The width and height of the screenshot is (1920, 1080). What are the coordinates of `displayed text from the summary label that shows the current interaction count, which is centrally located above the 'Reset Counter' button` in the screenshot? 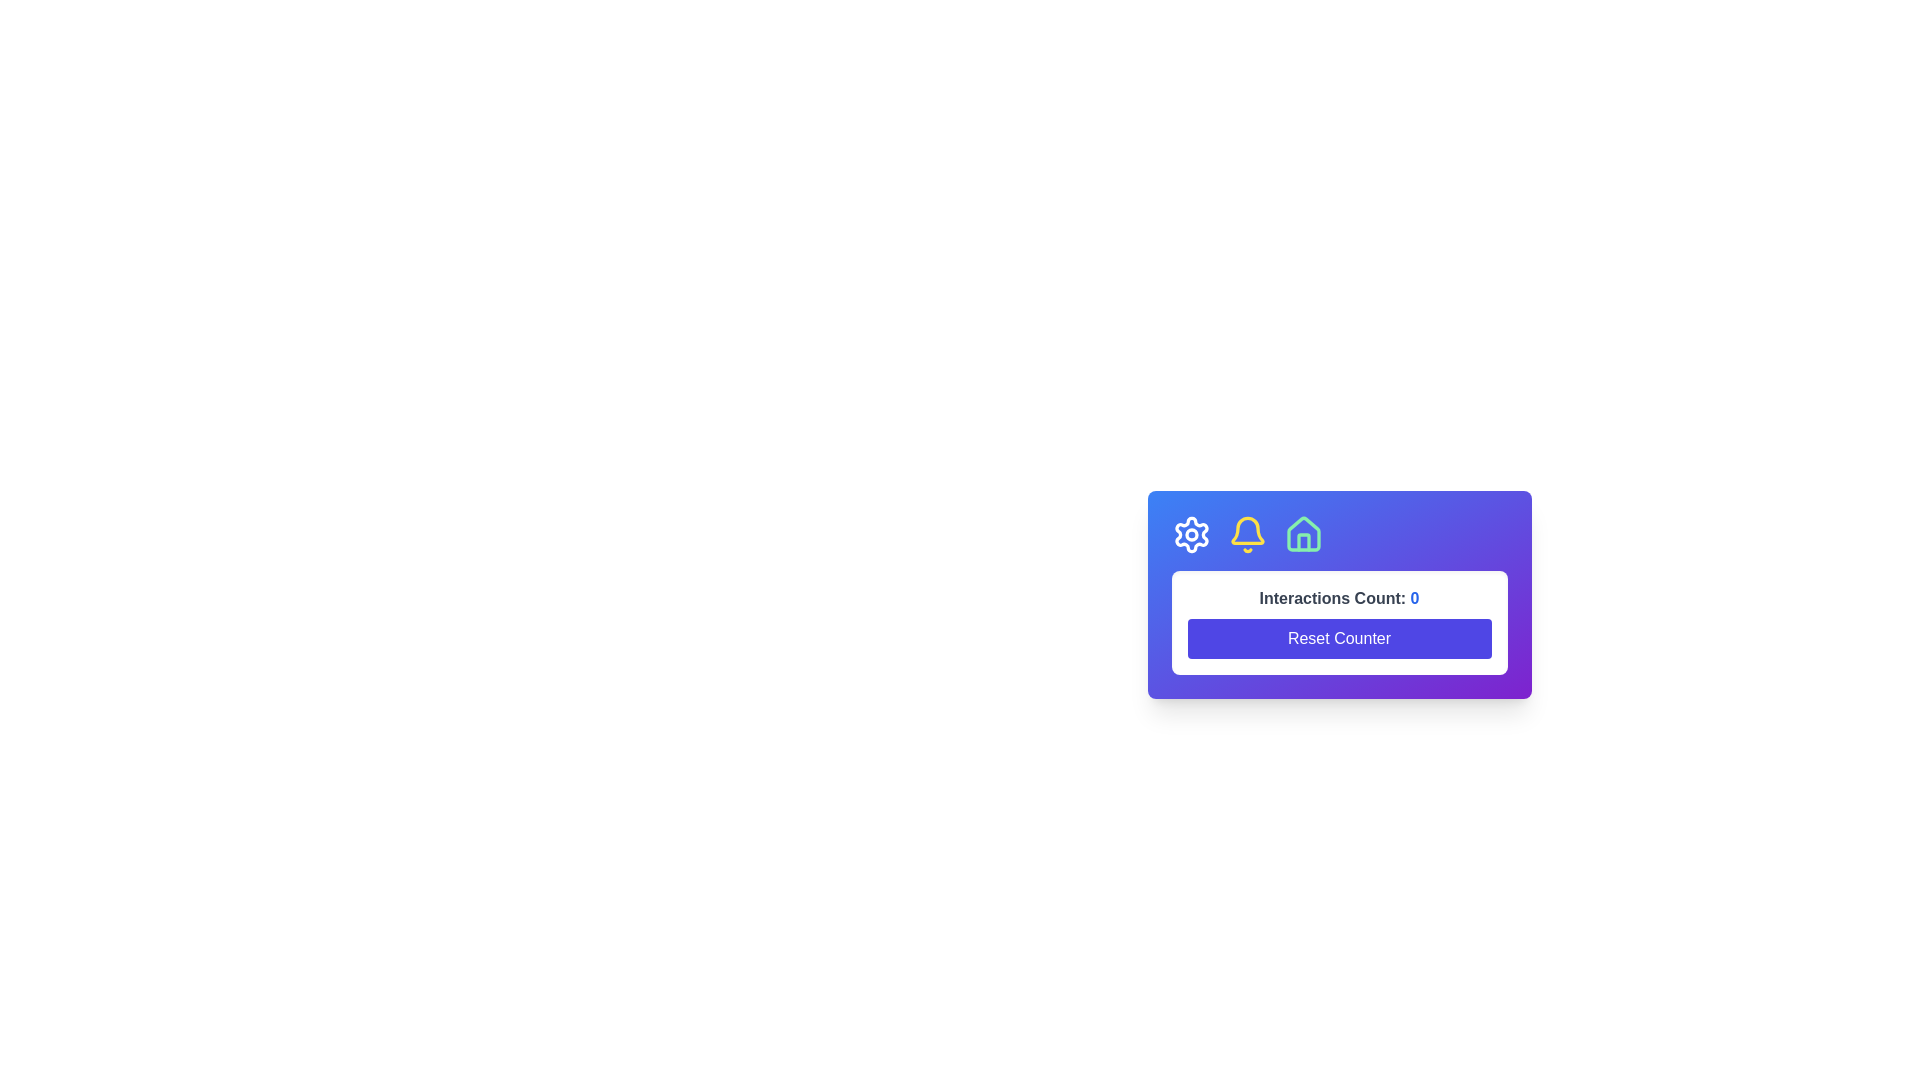 It's located at (1339, 597).